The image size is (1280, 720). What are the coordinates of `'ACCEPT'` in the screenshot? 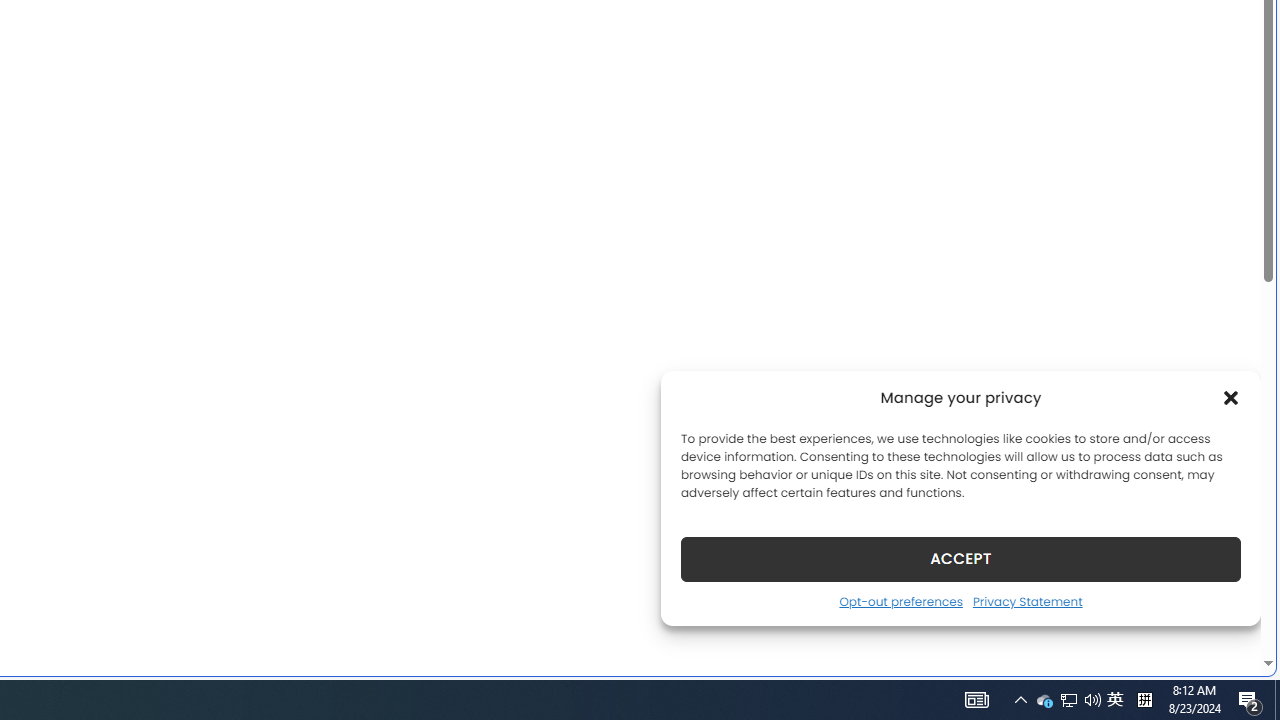 It's located at (961, 558).